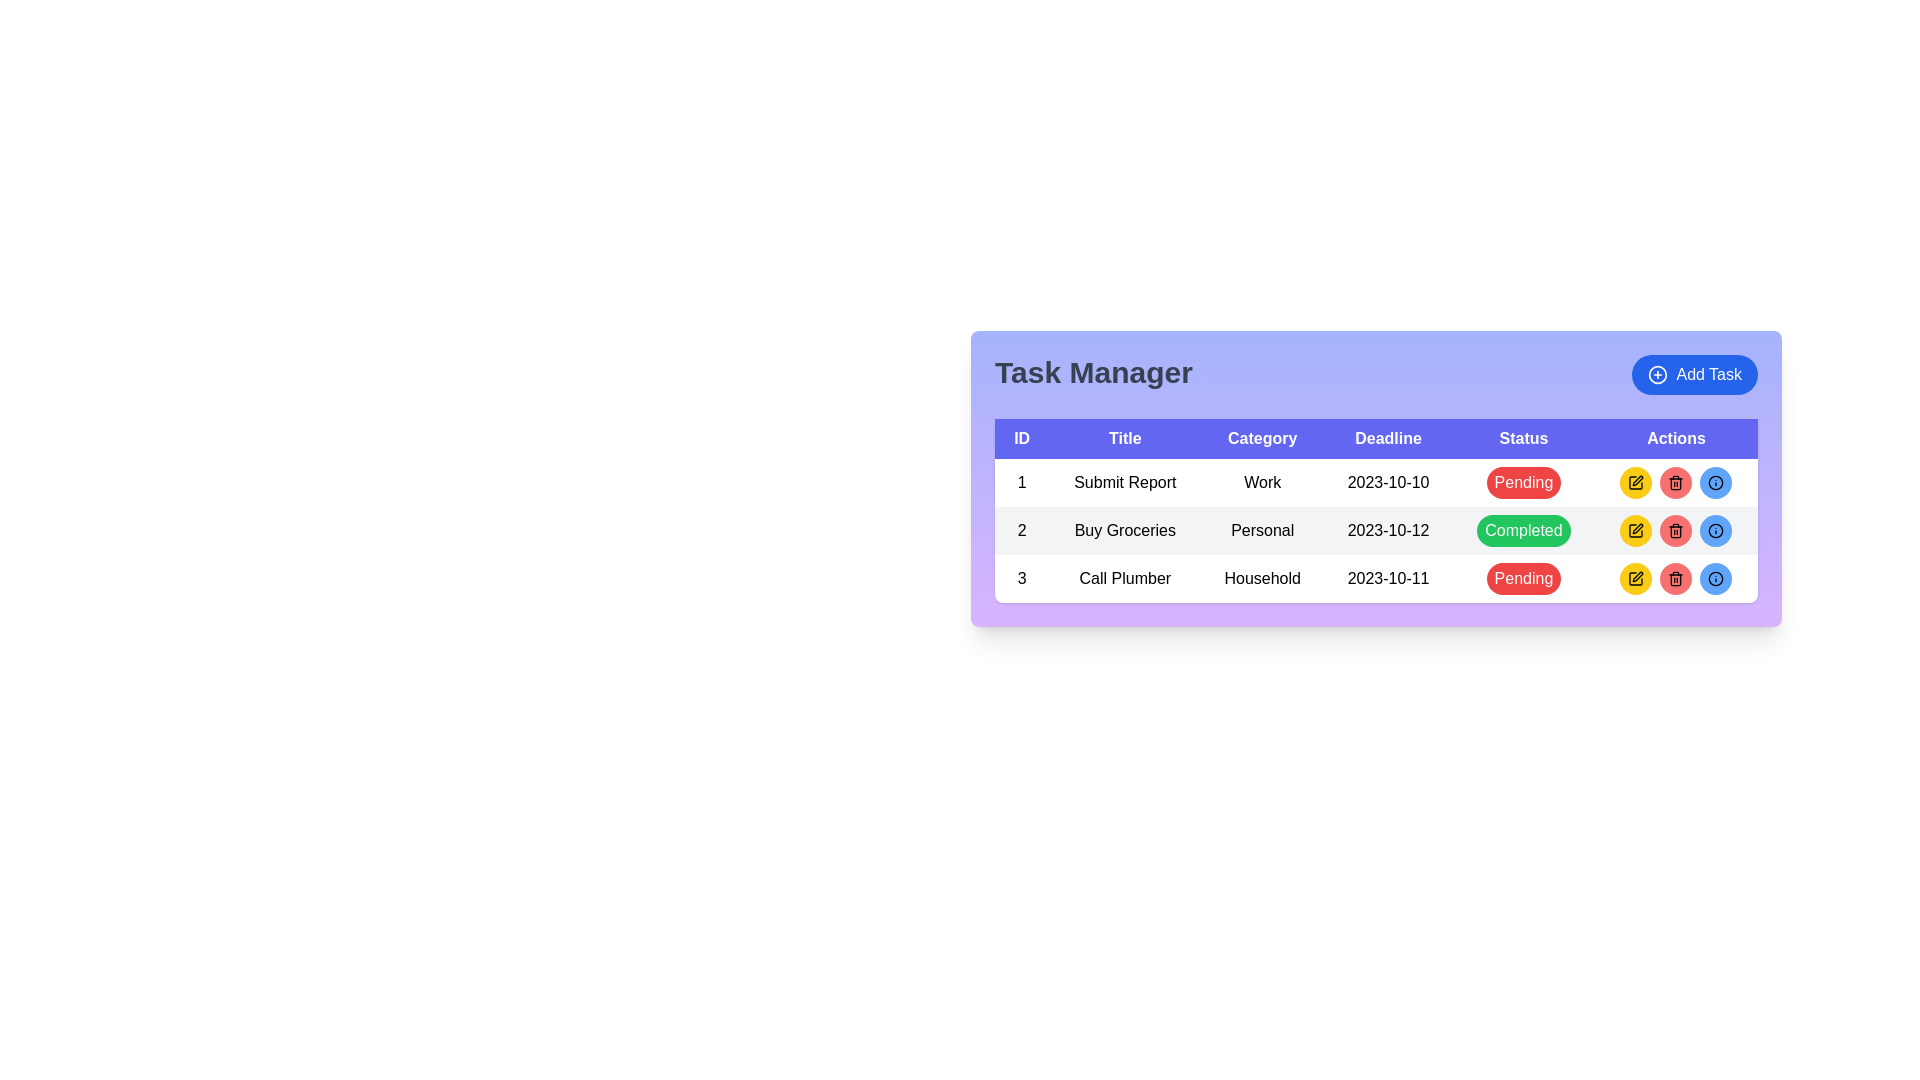 The image size is (1920, 1080). I want to click on the first cell in the first data row of the table, which contains the value '1', so click(1022, 482).